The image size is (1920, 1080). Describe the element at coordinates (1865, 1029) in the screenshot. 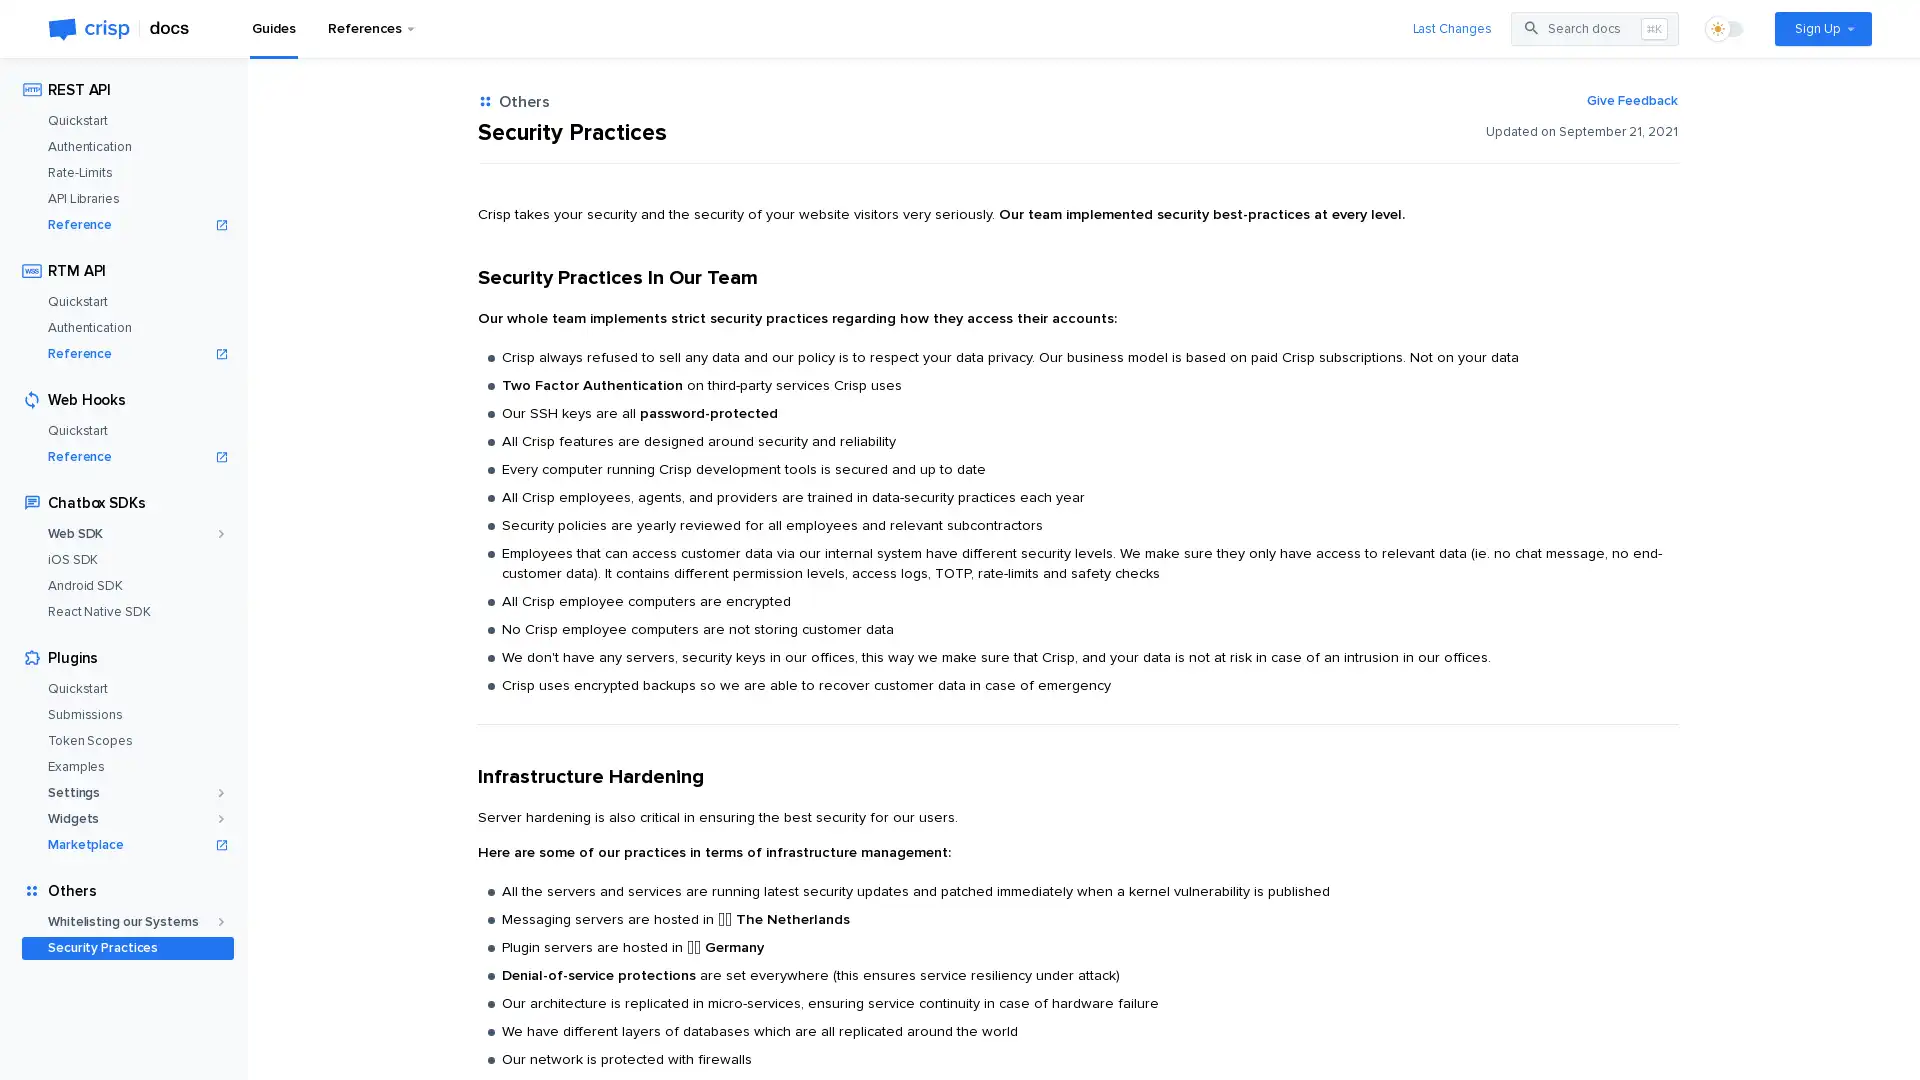

I see `Questions? Chat with us! Support is online. Chat with Crisp Team` at that location.